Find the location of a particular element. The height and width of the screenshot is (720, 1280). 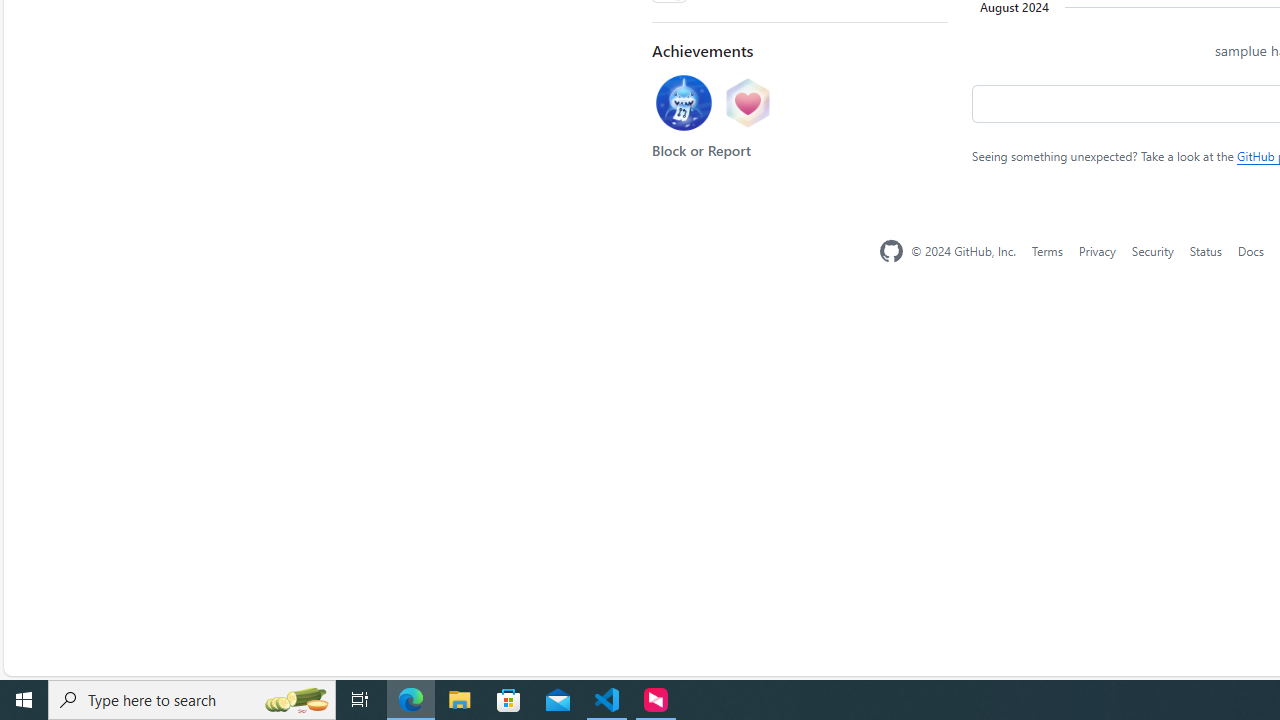

'Achievement: Public Sponsor' is located at coordinates (746, 105).